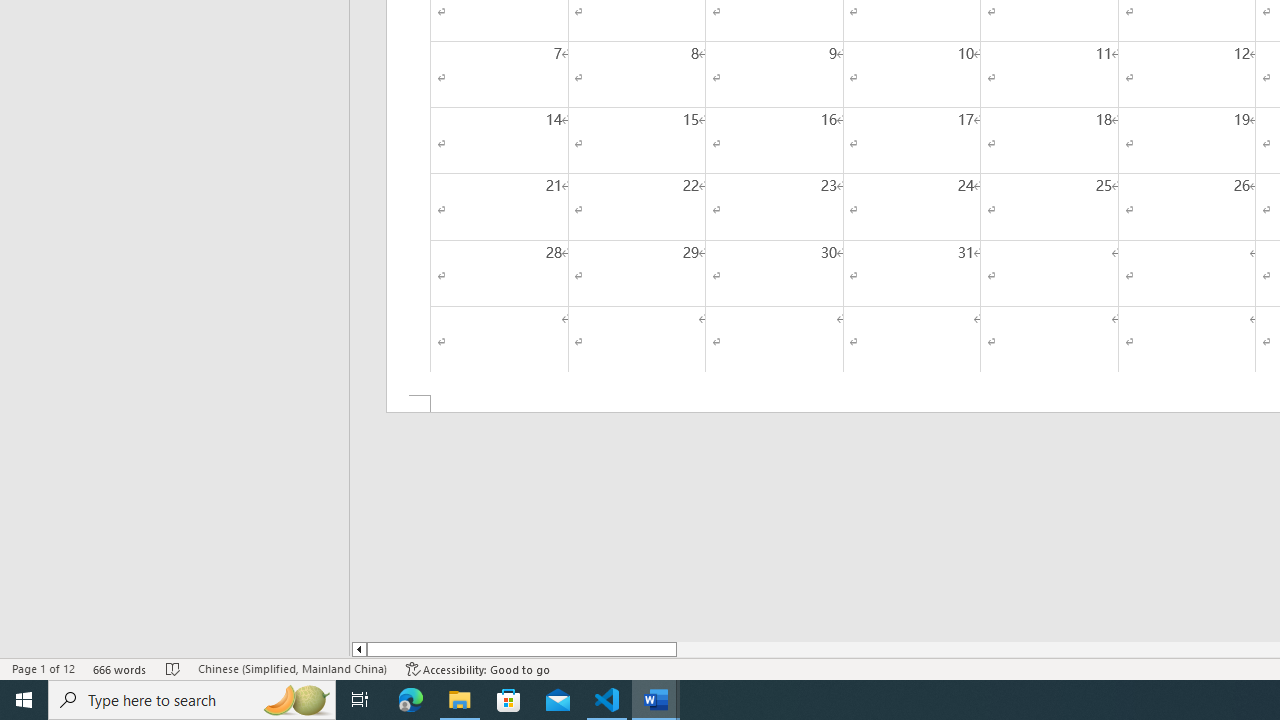  Describe the element at coordinates (477, 669) in the screenshot. I see `'Accessibility Checker Accessibility: Good to go'` at that location.